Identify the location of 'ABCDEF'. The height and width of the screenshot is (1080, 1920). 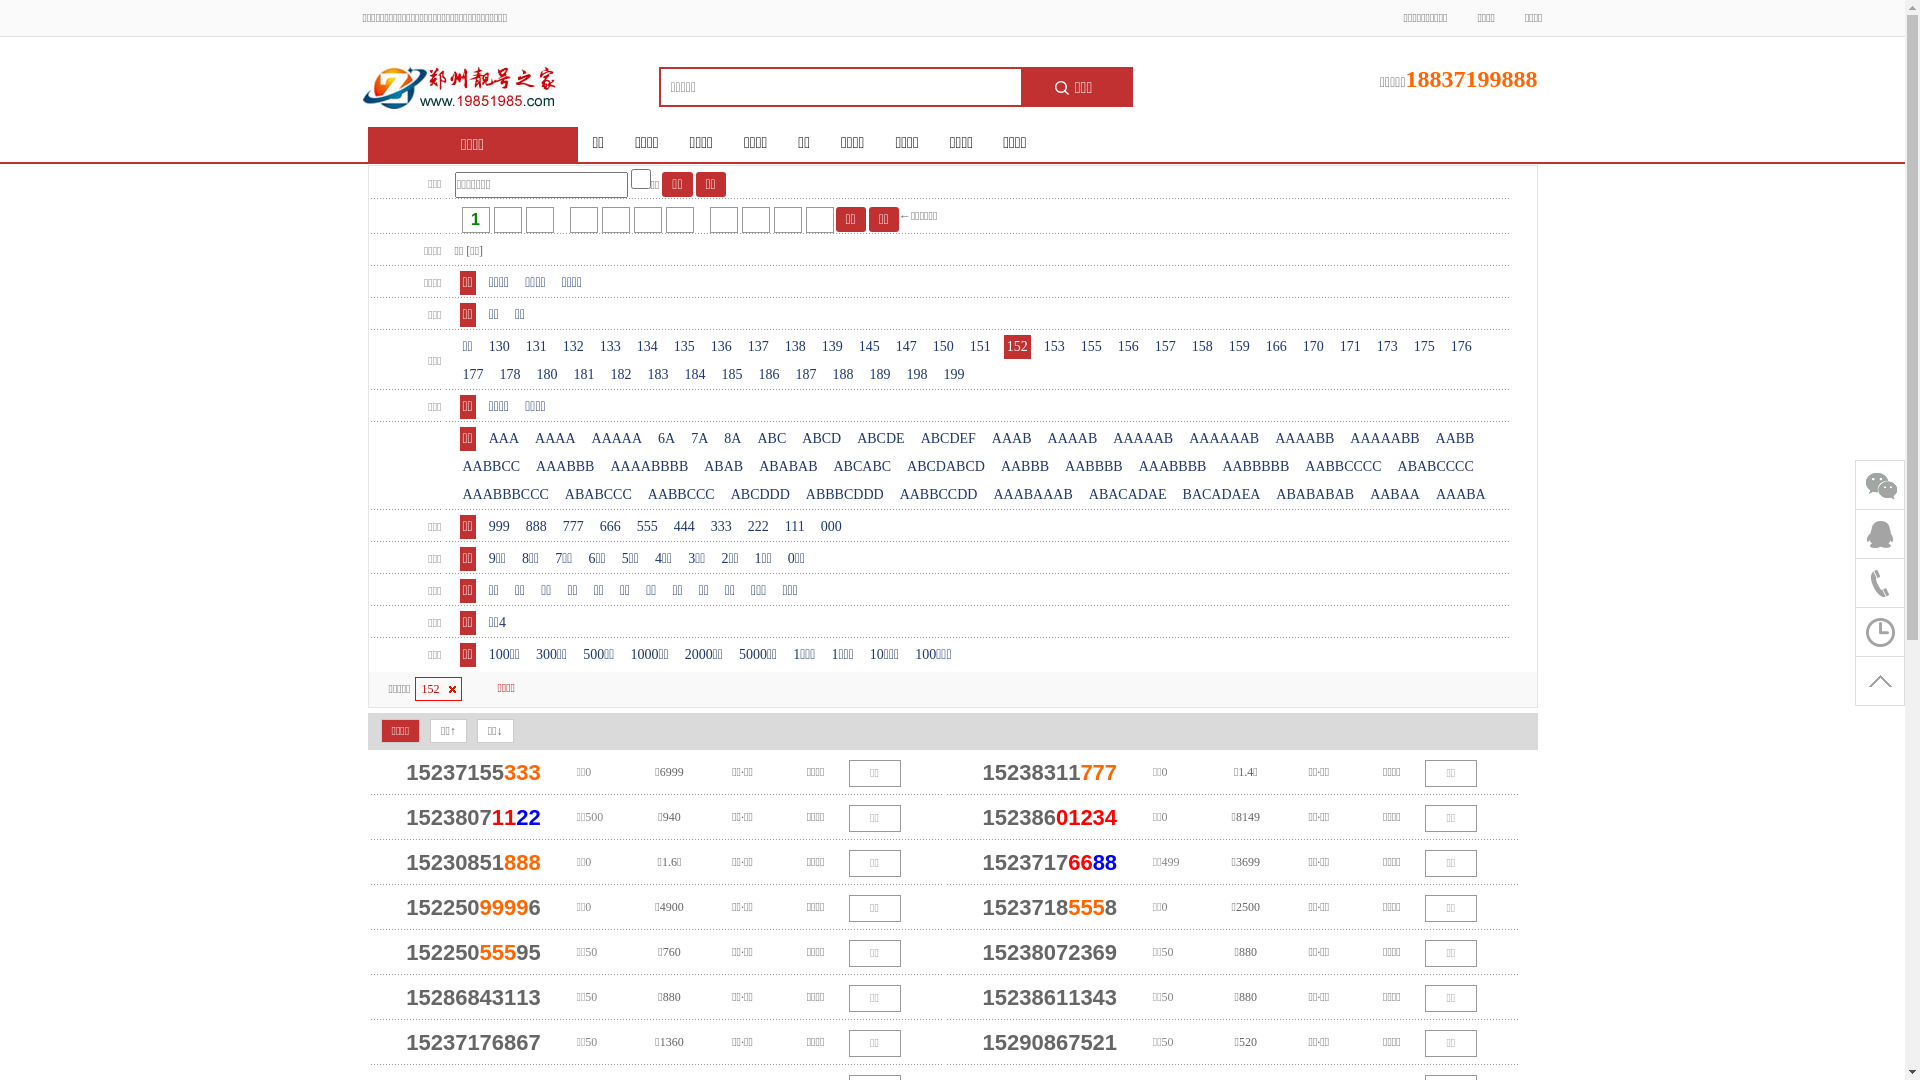
(947, 438).